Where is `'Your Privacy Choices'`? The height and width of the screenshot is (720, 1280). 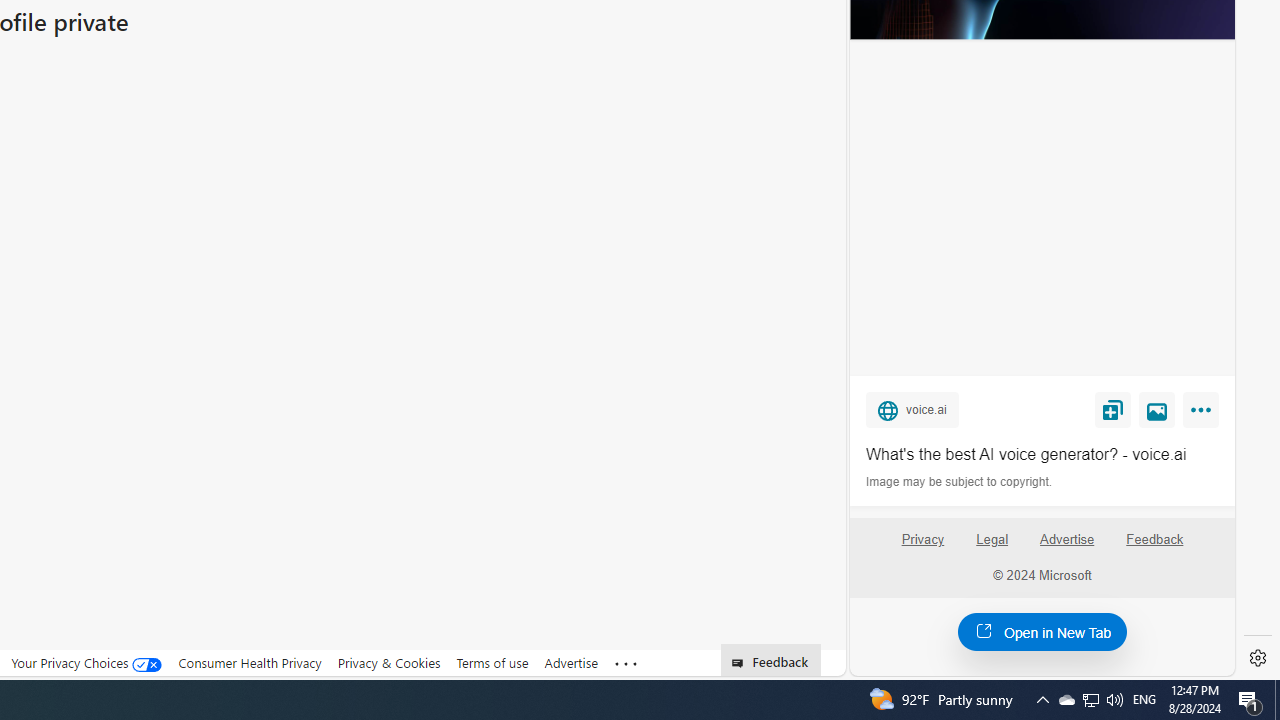
'Your Privacy Choices' is located at coordinates (86, 663).